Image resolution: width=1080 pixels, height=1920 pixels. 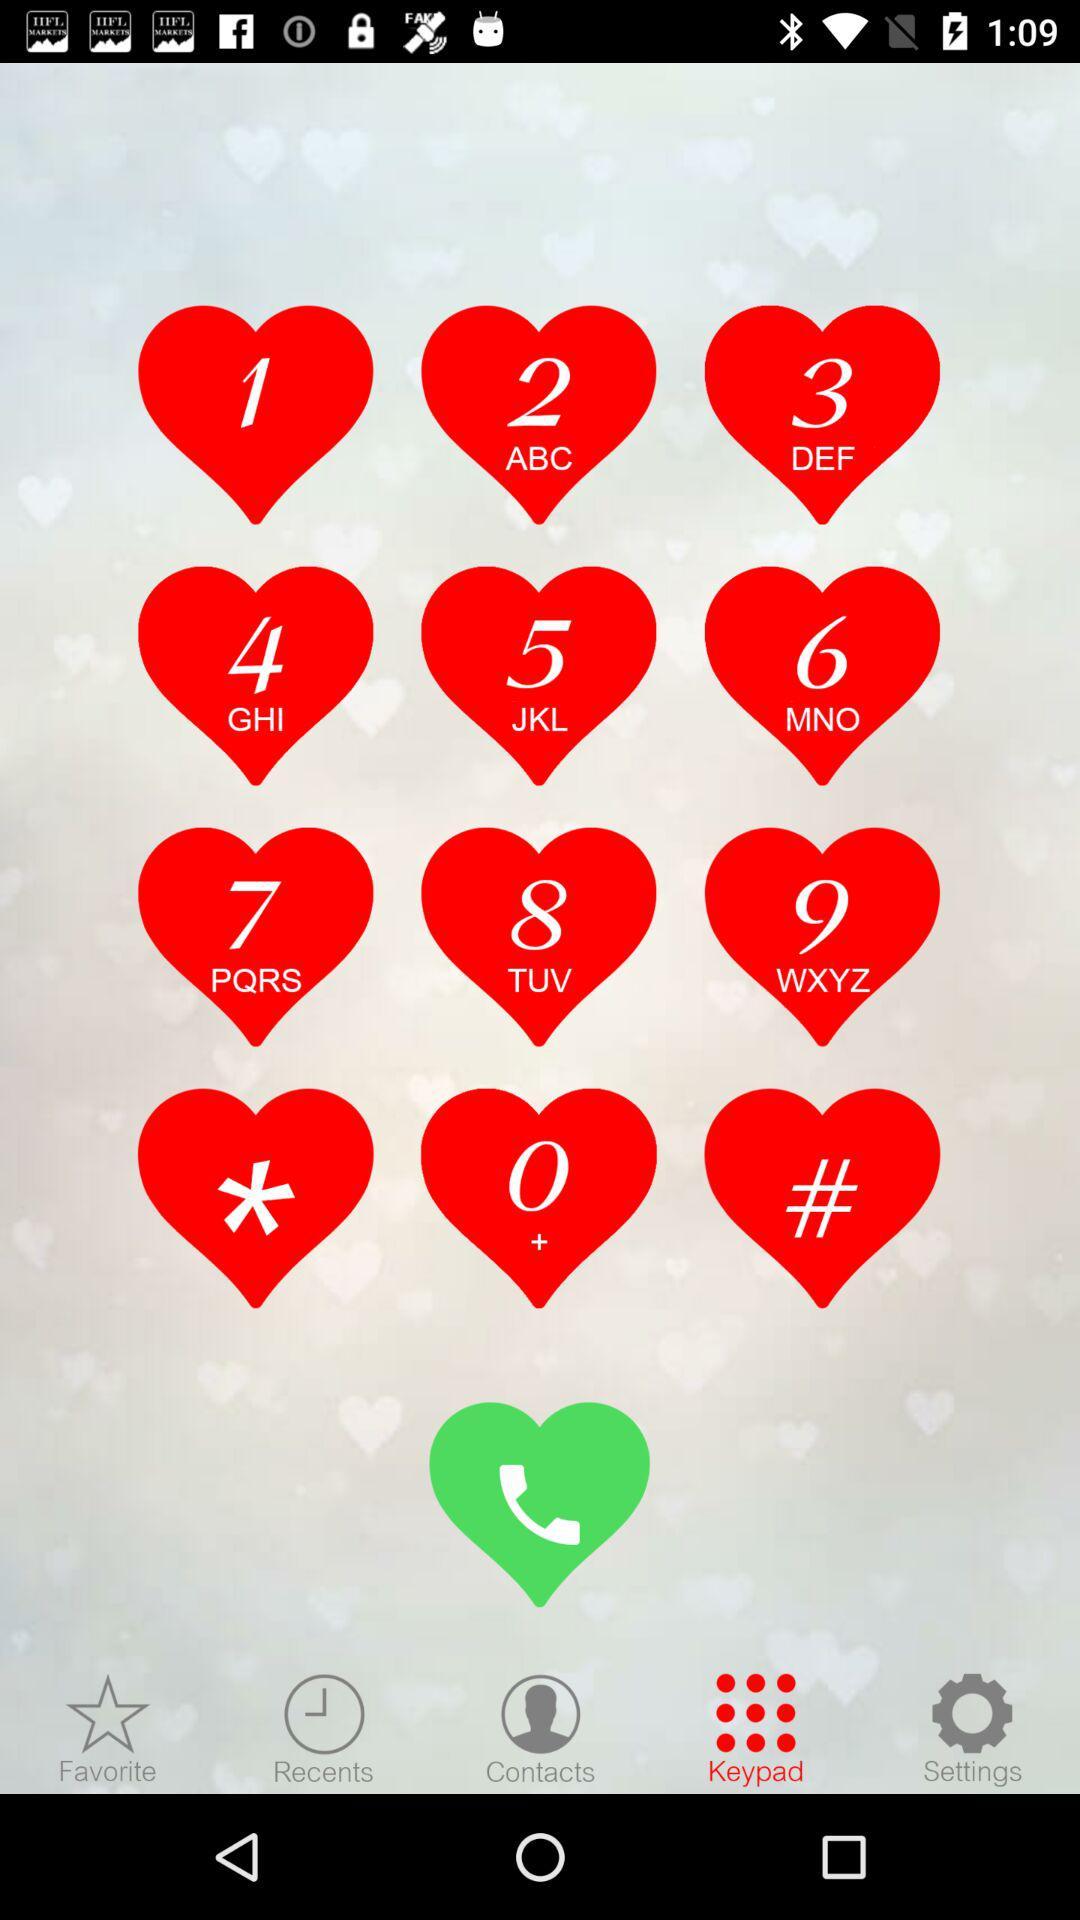 What do you see at coordinates (538, 935) in the screenshot?
I see `8` at bounding box center [538, 935].